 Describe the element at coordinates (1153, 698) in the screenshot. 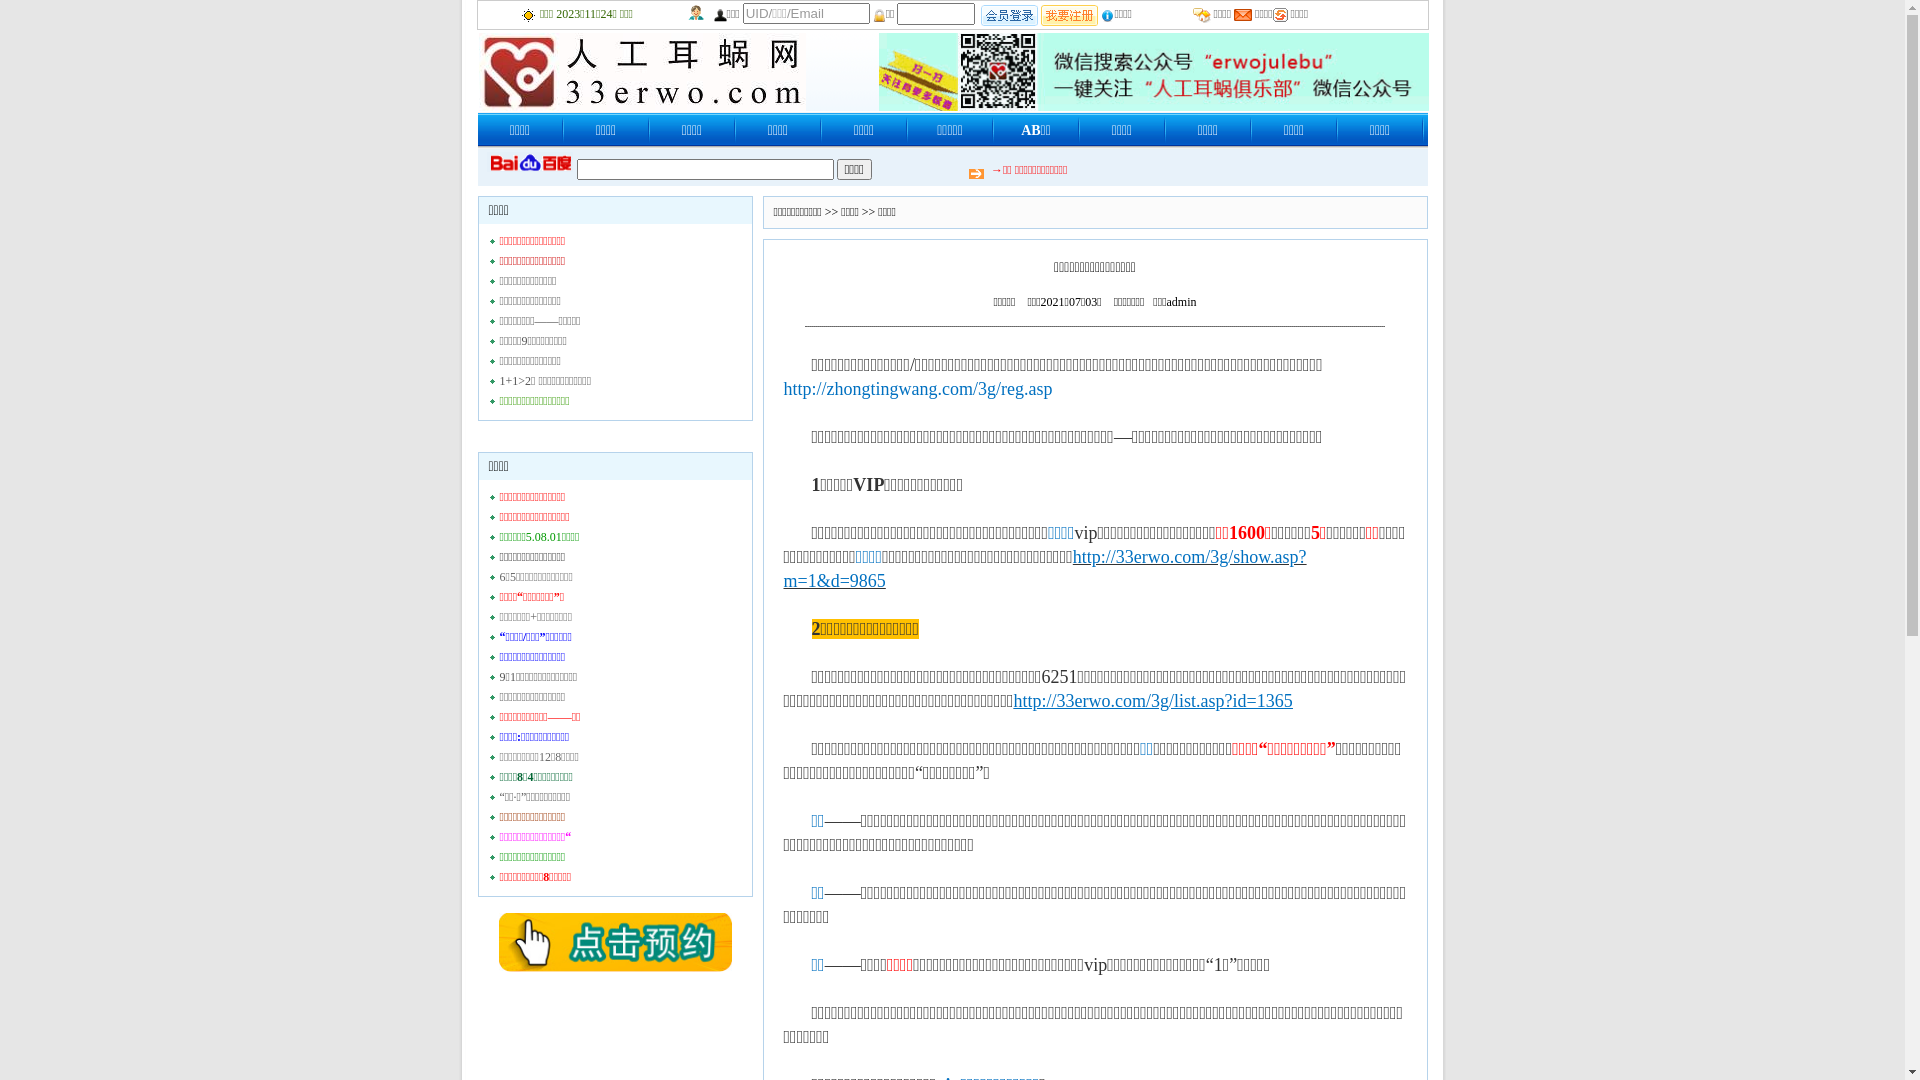

I see `'http://33erwo.com/3g/list.asp?id=1365'` at that location.